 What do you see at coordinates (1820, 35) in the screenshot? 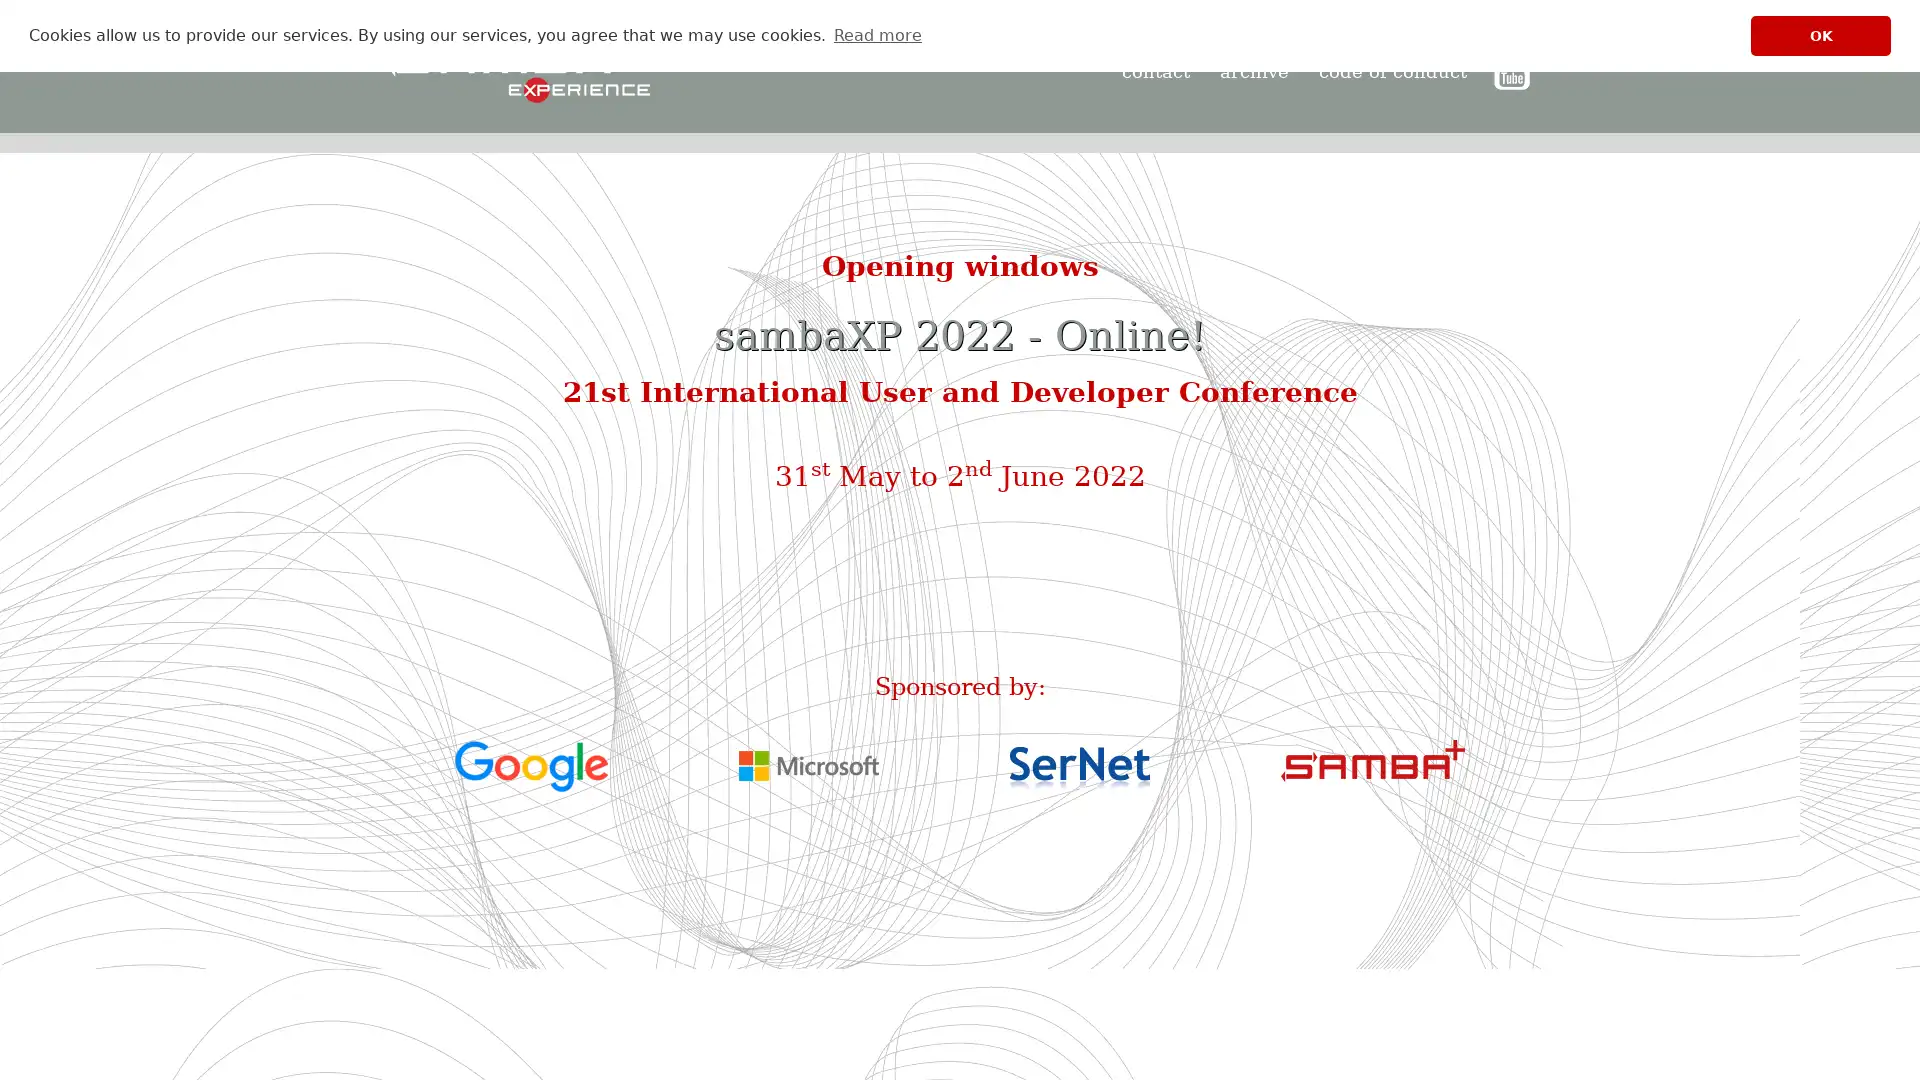
I see `dismiss cookie message` at bounding box center [1820, 35].